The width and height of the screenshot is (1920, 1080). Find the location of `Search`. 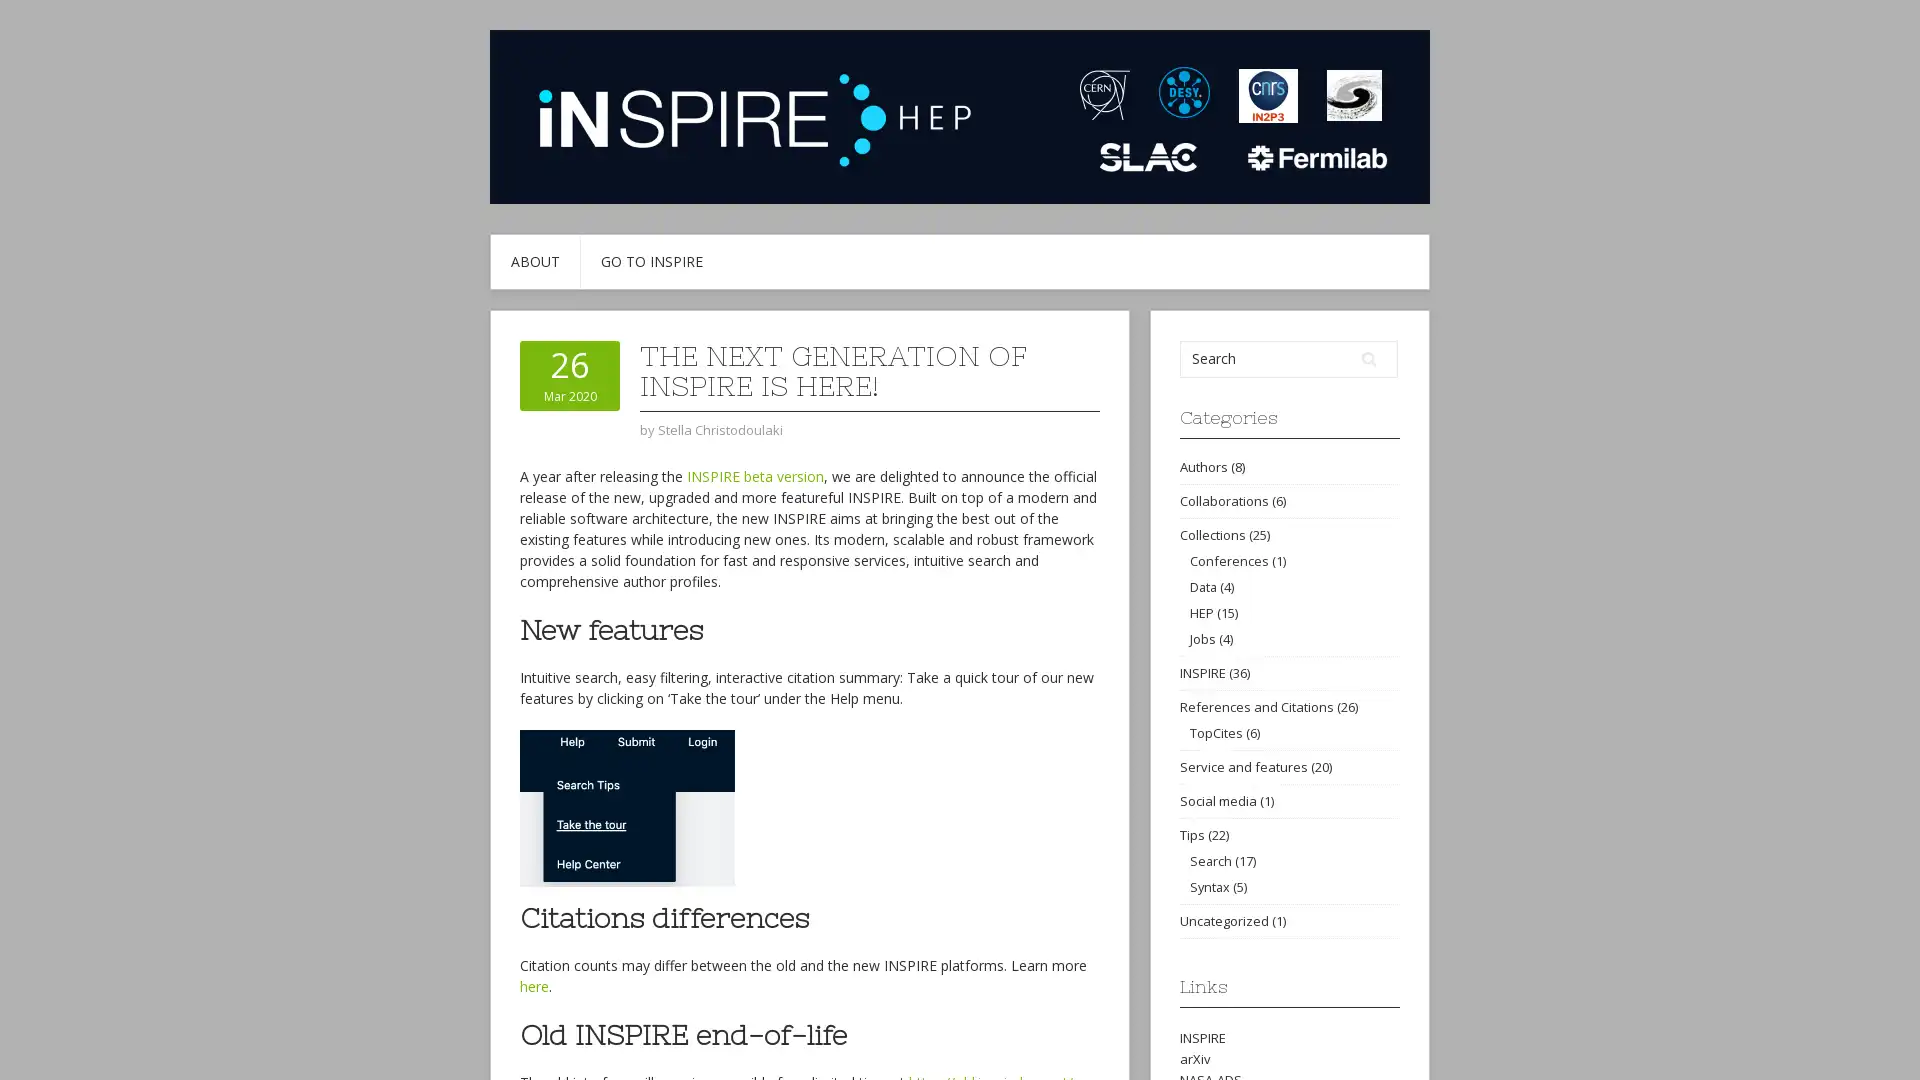

Search is located at coordinates (1368, 358).